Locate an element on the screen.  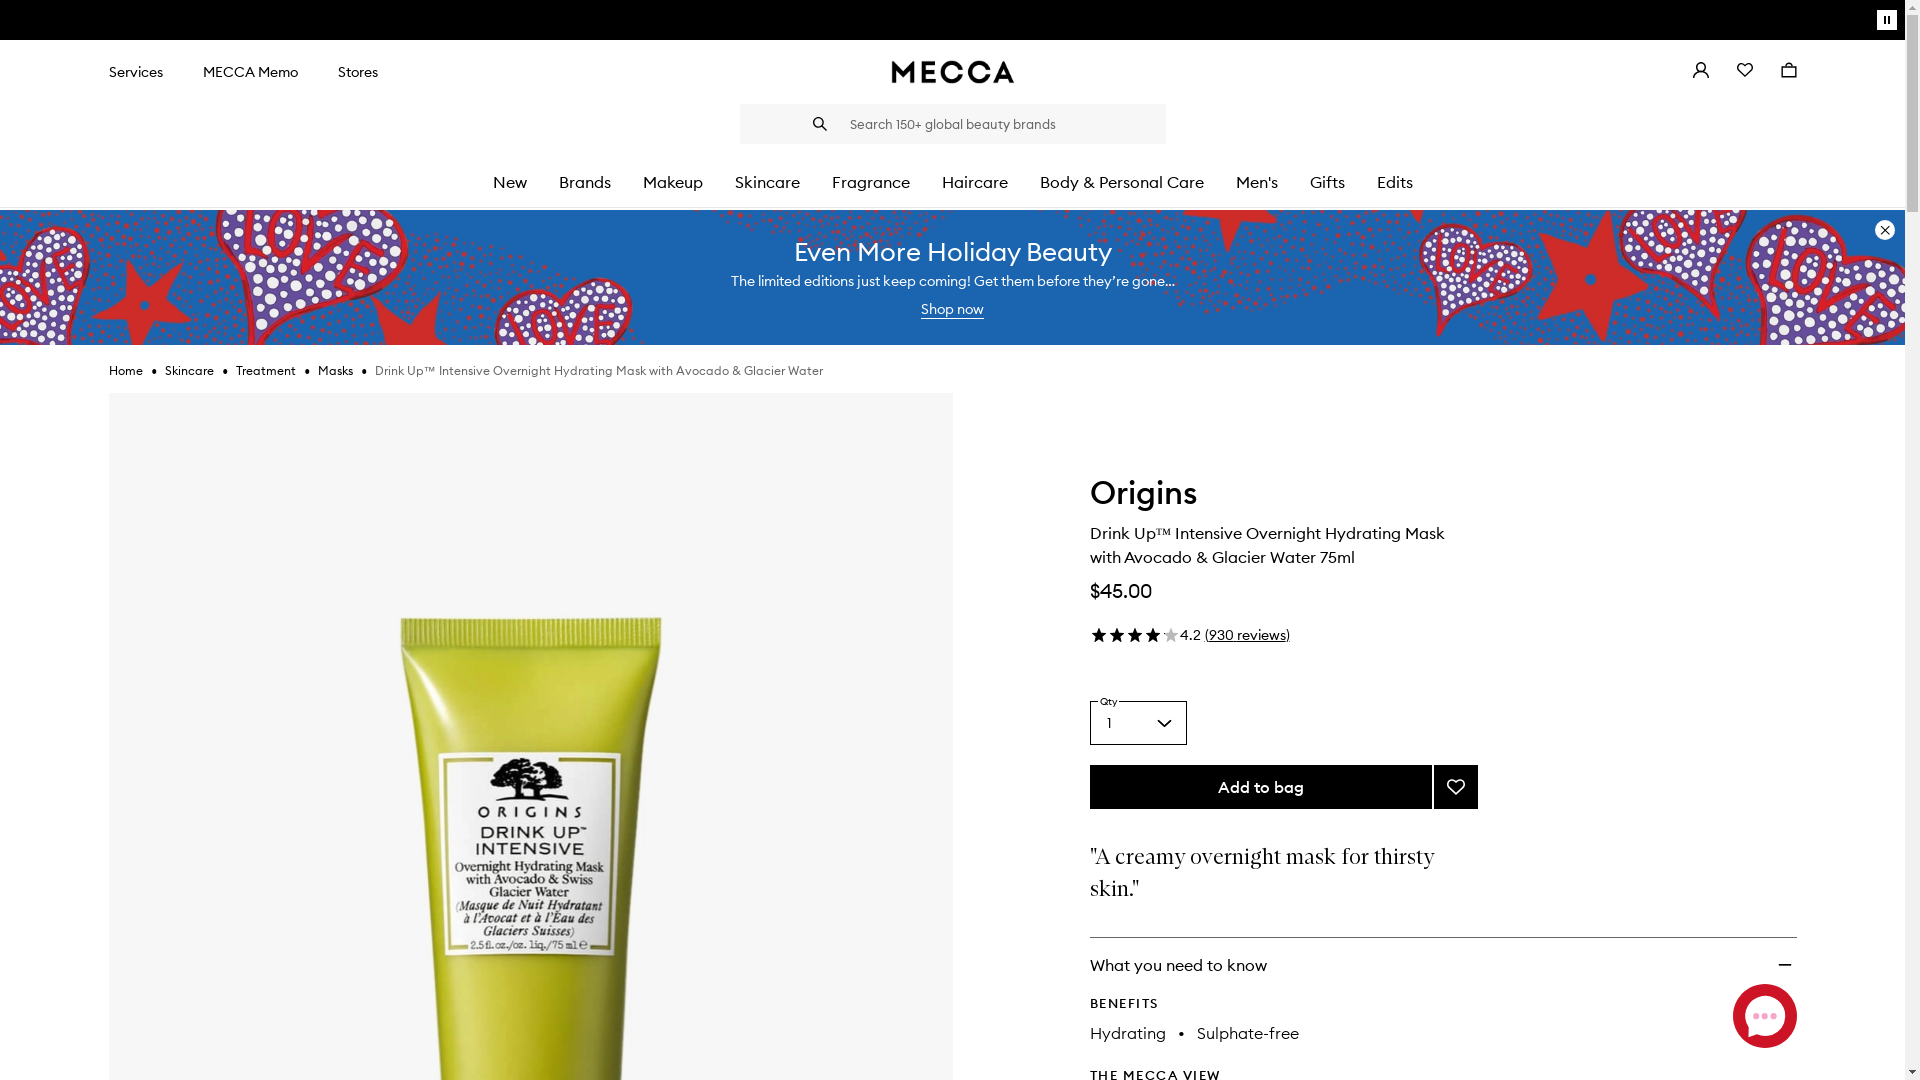
'Treatment' is located at coordinates (264, 370).